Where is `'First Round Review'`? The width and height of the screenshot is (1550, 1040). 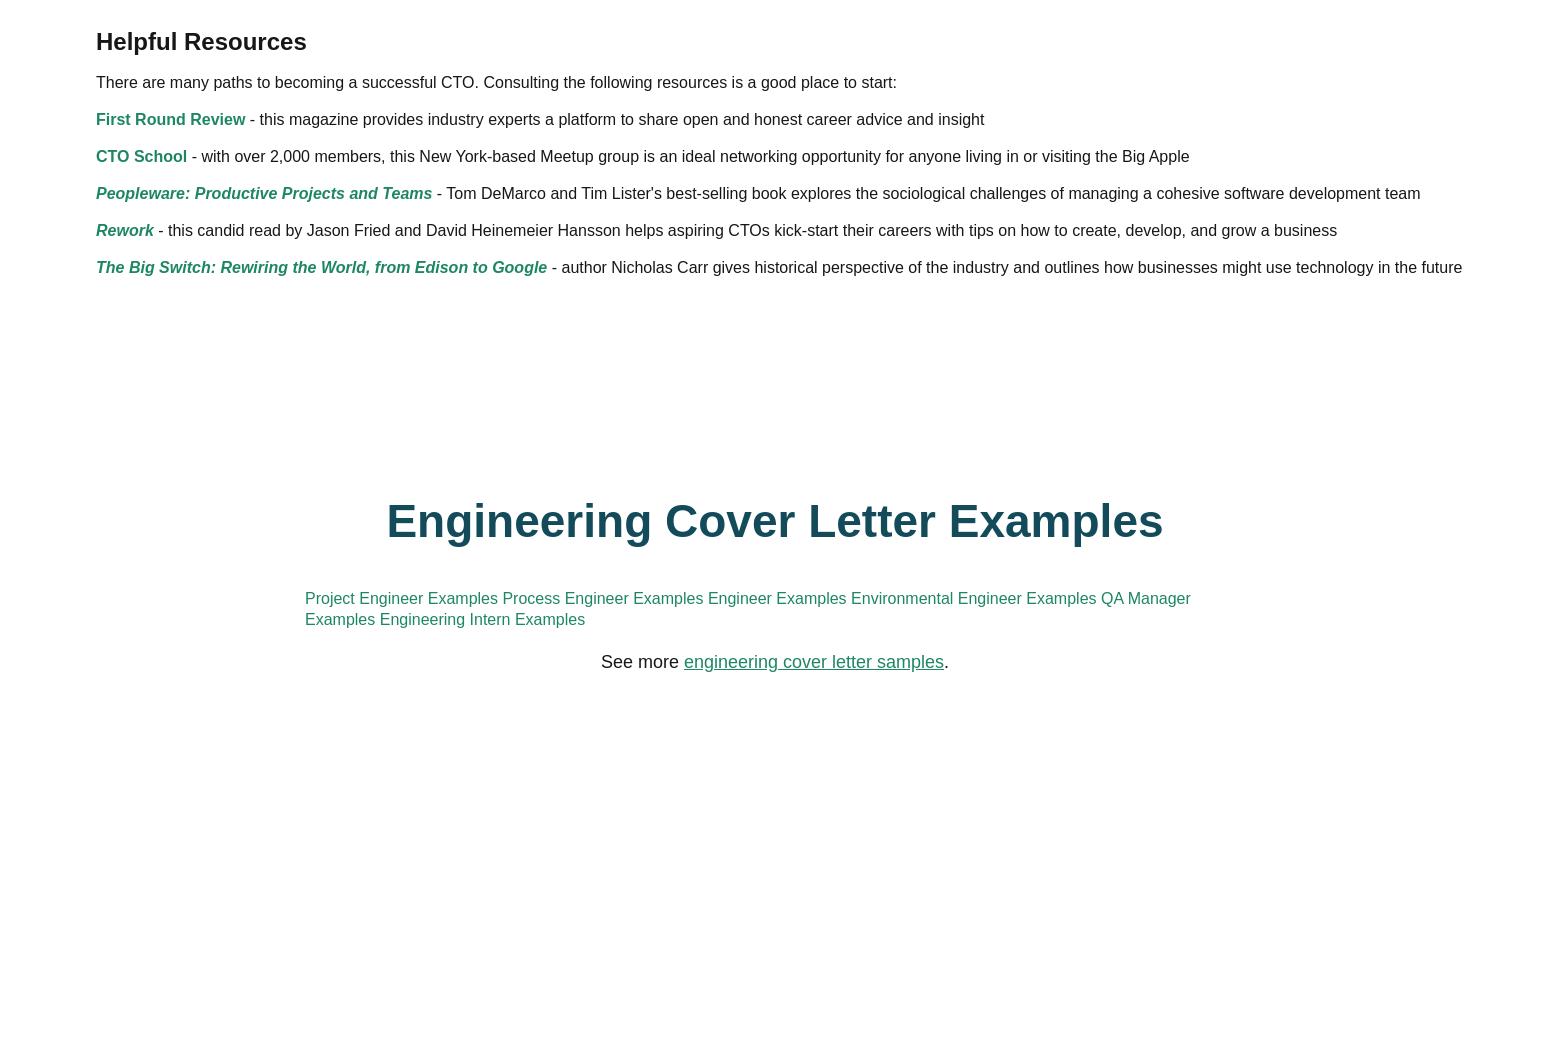 'First Round Review' is located at coordinates (506, 299).